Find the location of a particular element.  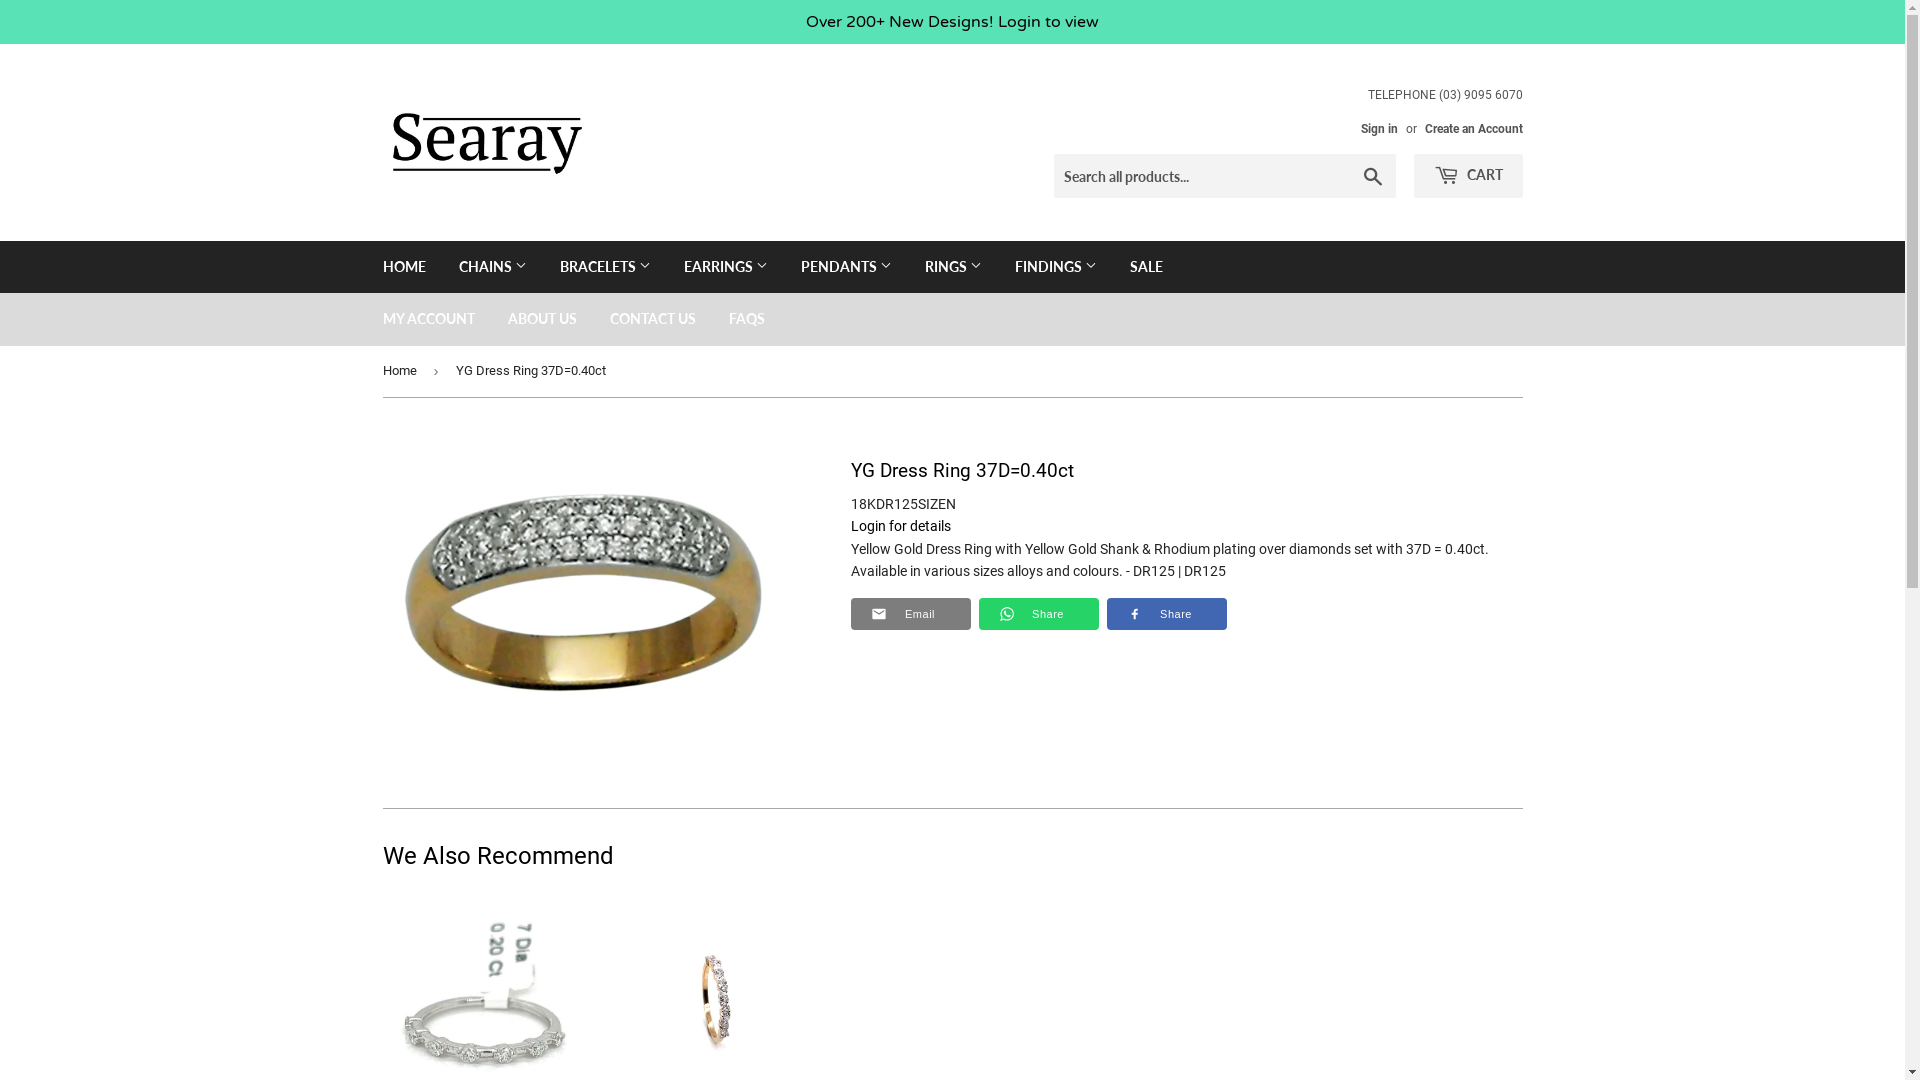

'Search' is located at coordinates (1371, 176).